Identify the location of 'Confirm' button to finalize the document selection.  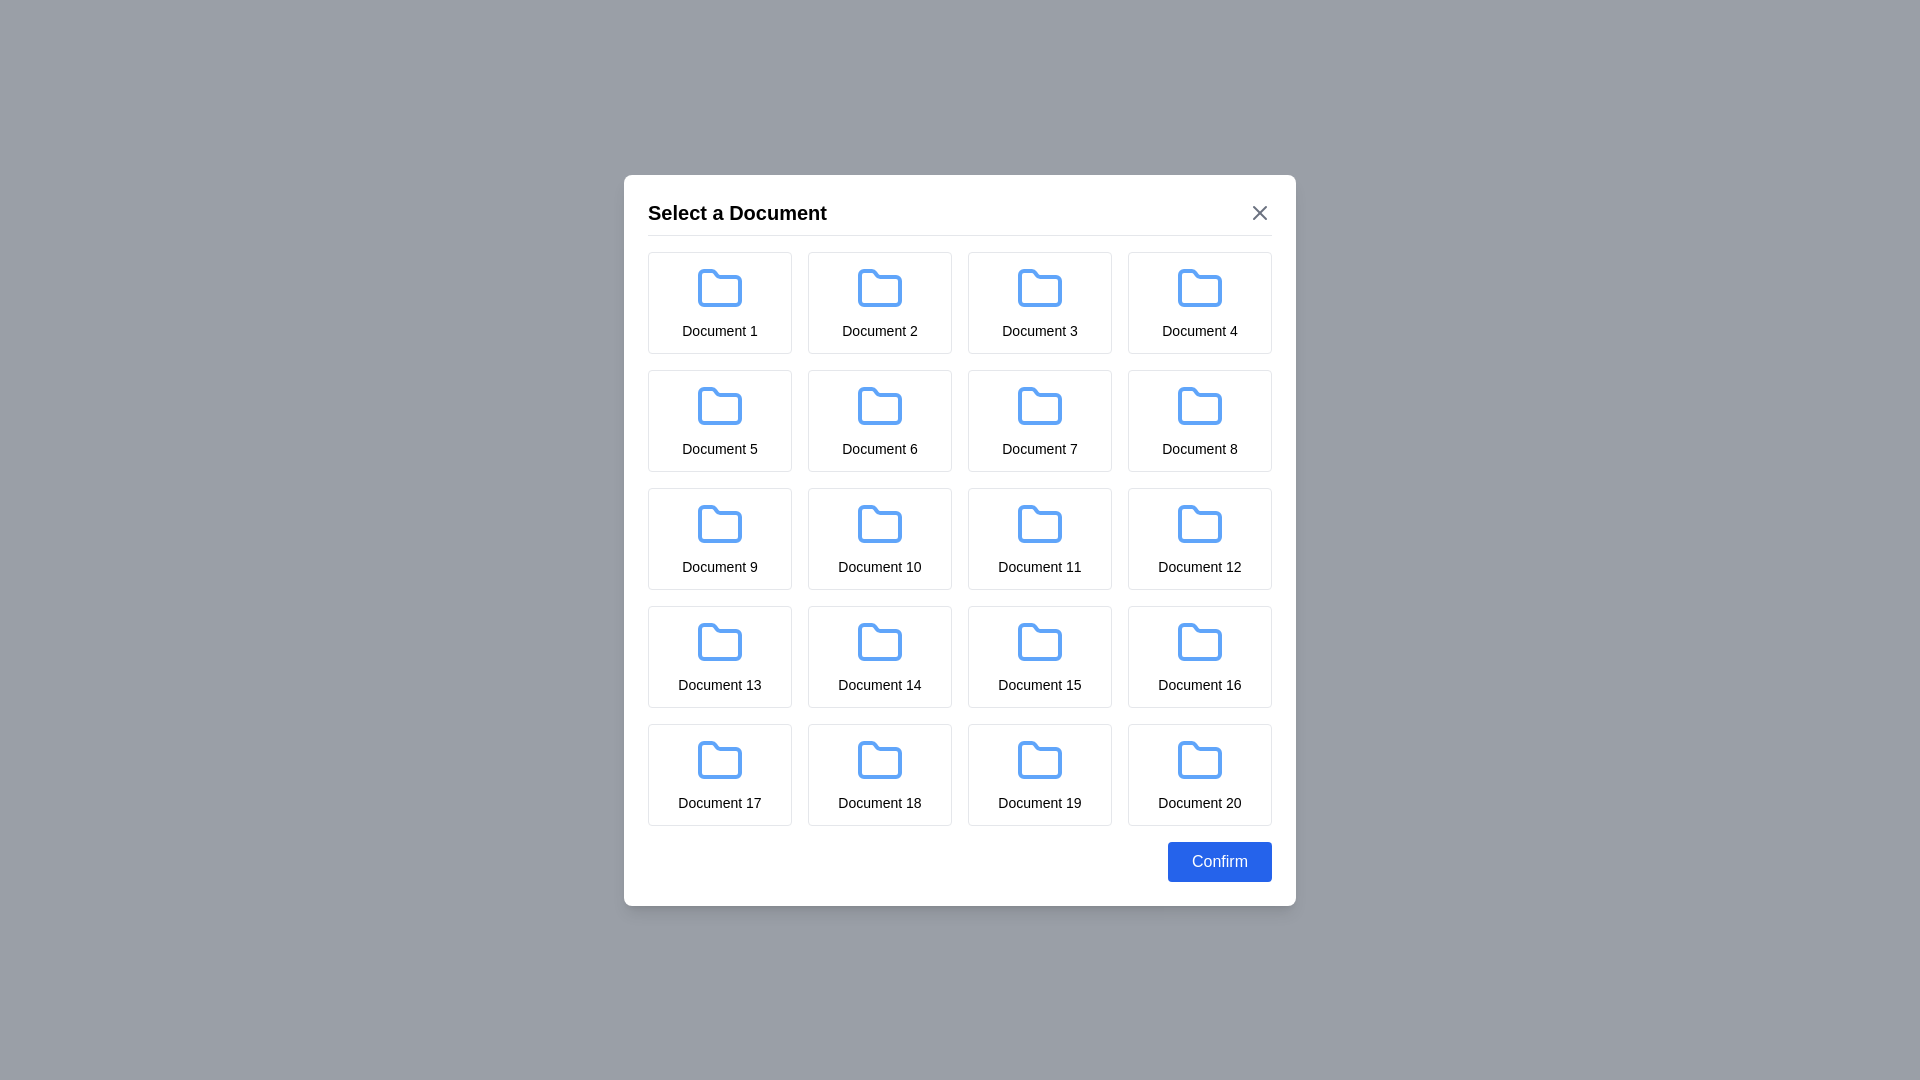
(1218, 860).